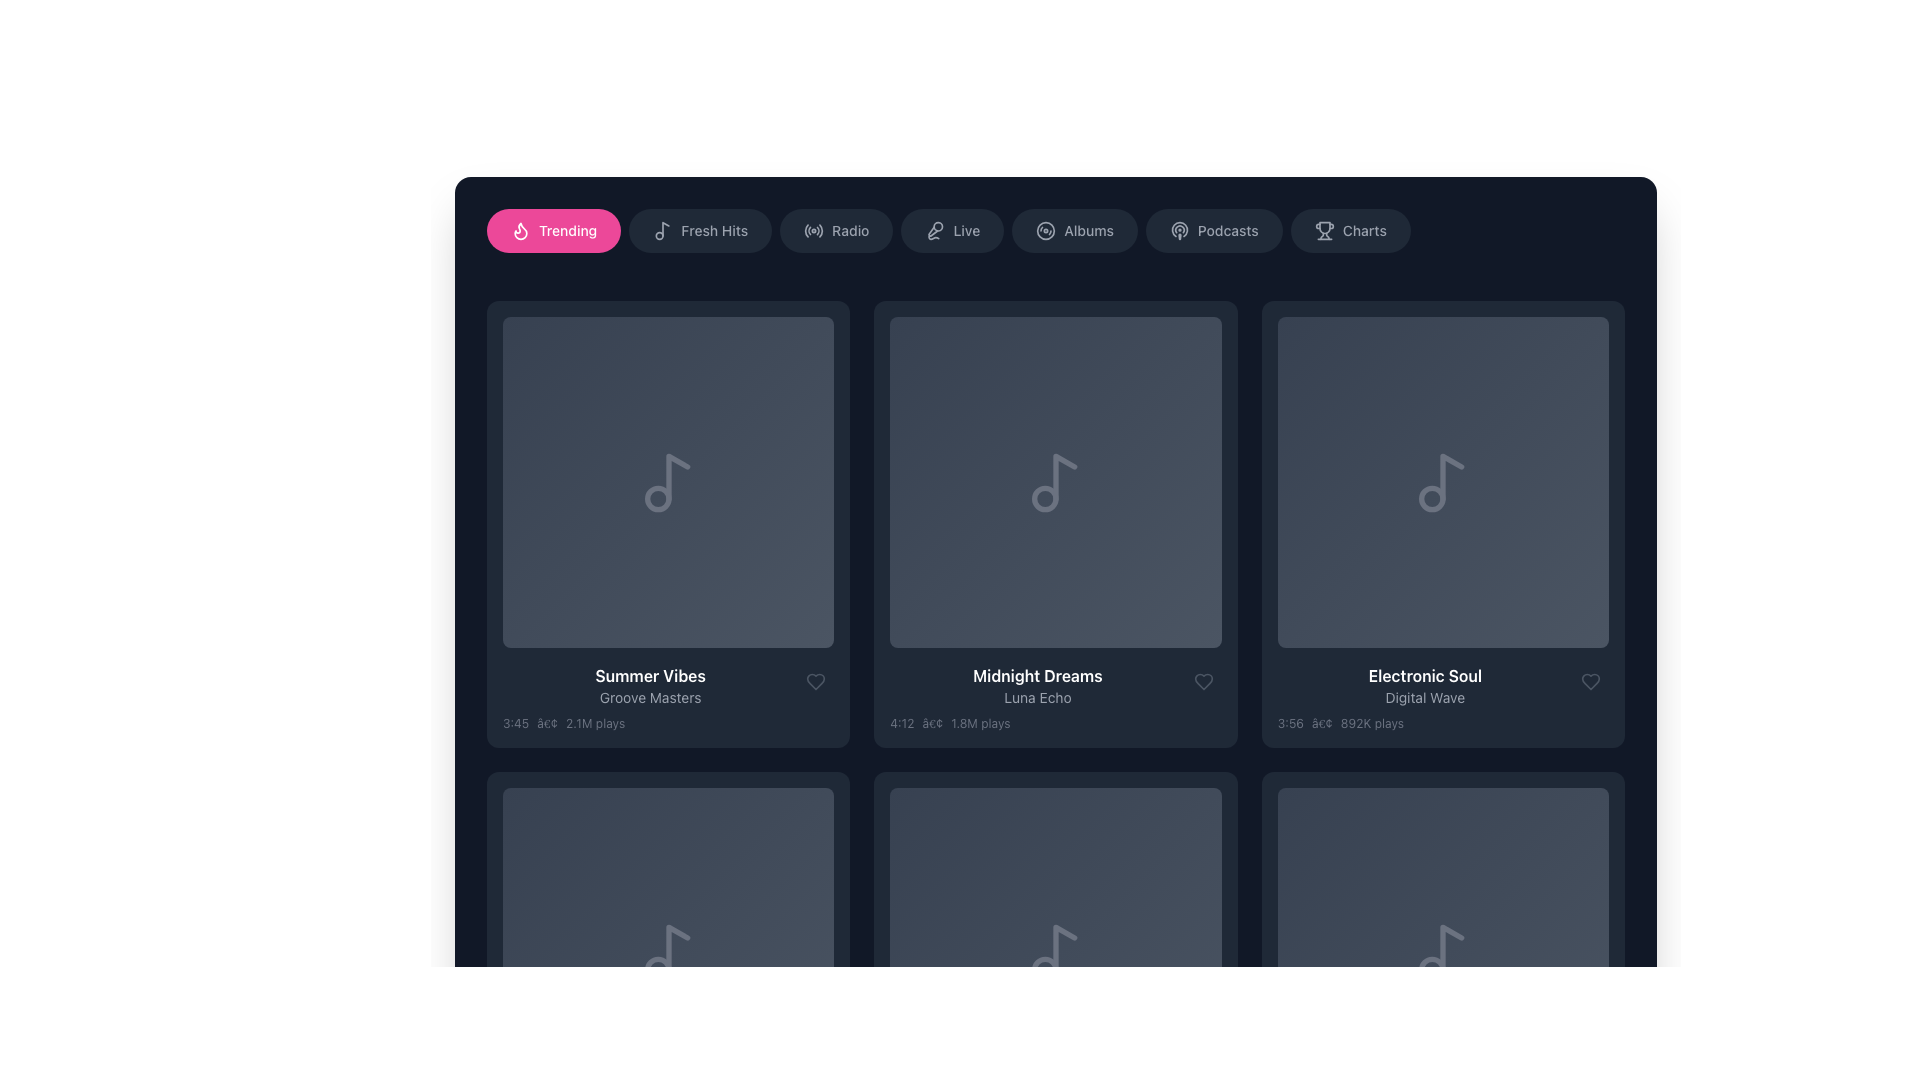  I want to click on the microphone icon, which is styled with a circular outline and located to the left of the 'Live' text in the navigation bar, so click(934, 230).